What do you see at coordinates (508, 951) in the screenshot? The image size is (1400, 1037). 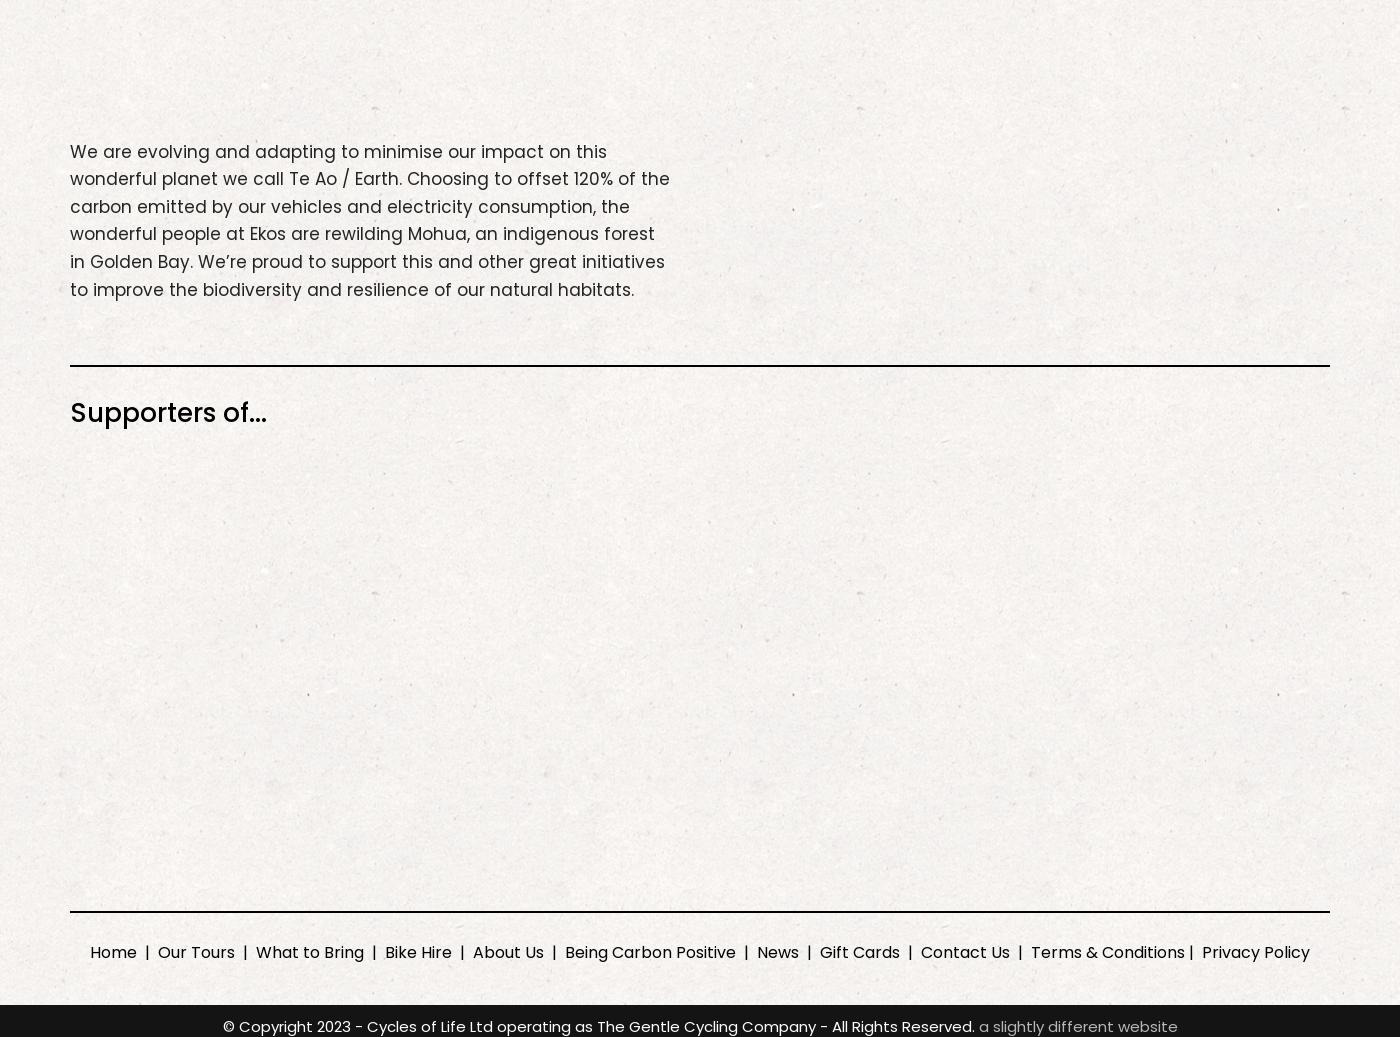 I see `'About Us'` at bounding box center [508, 951].